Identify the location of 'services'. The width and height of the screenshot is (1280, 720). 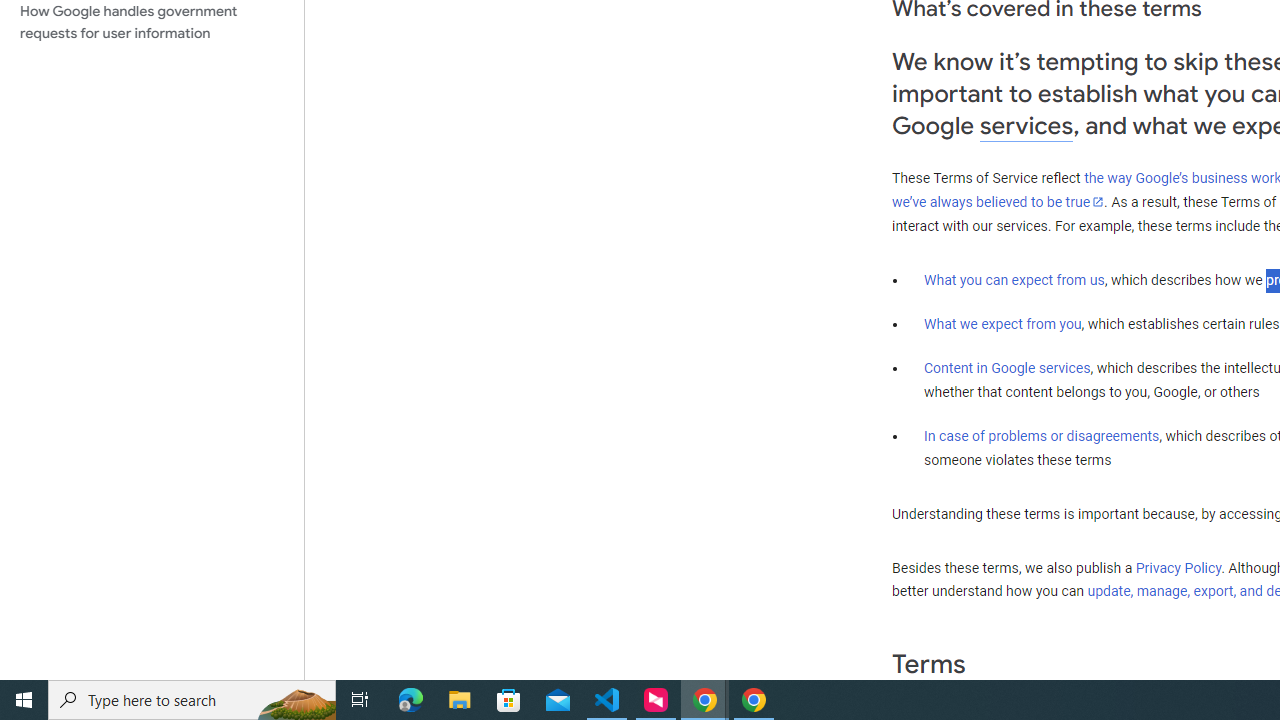
(1026, 125).